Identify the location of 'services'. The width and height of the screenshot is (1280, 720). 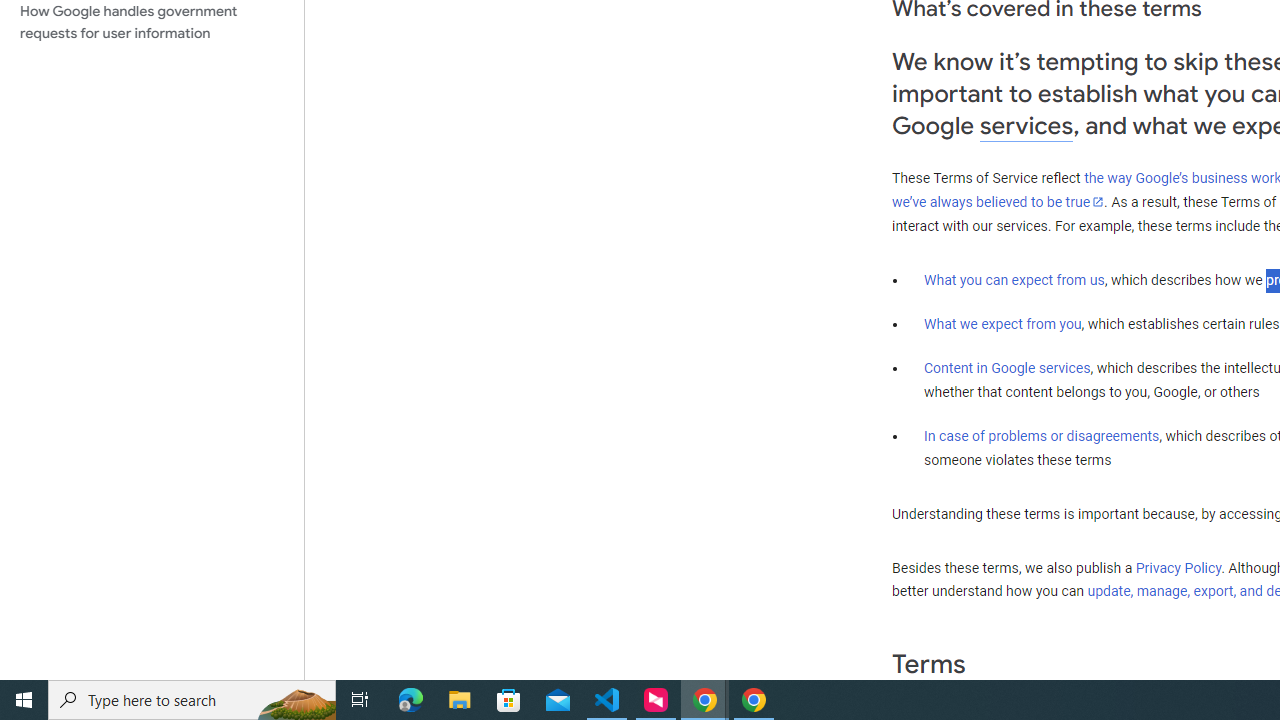
(1026, 125).